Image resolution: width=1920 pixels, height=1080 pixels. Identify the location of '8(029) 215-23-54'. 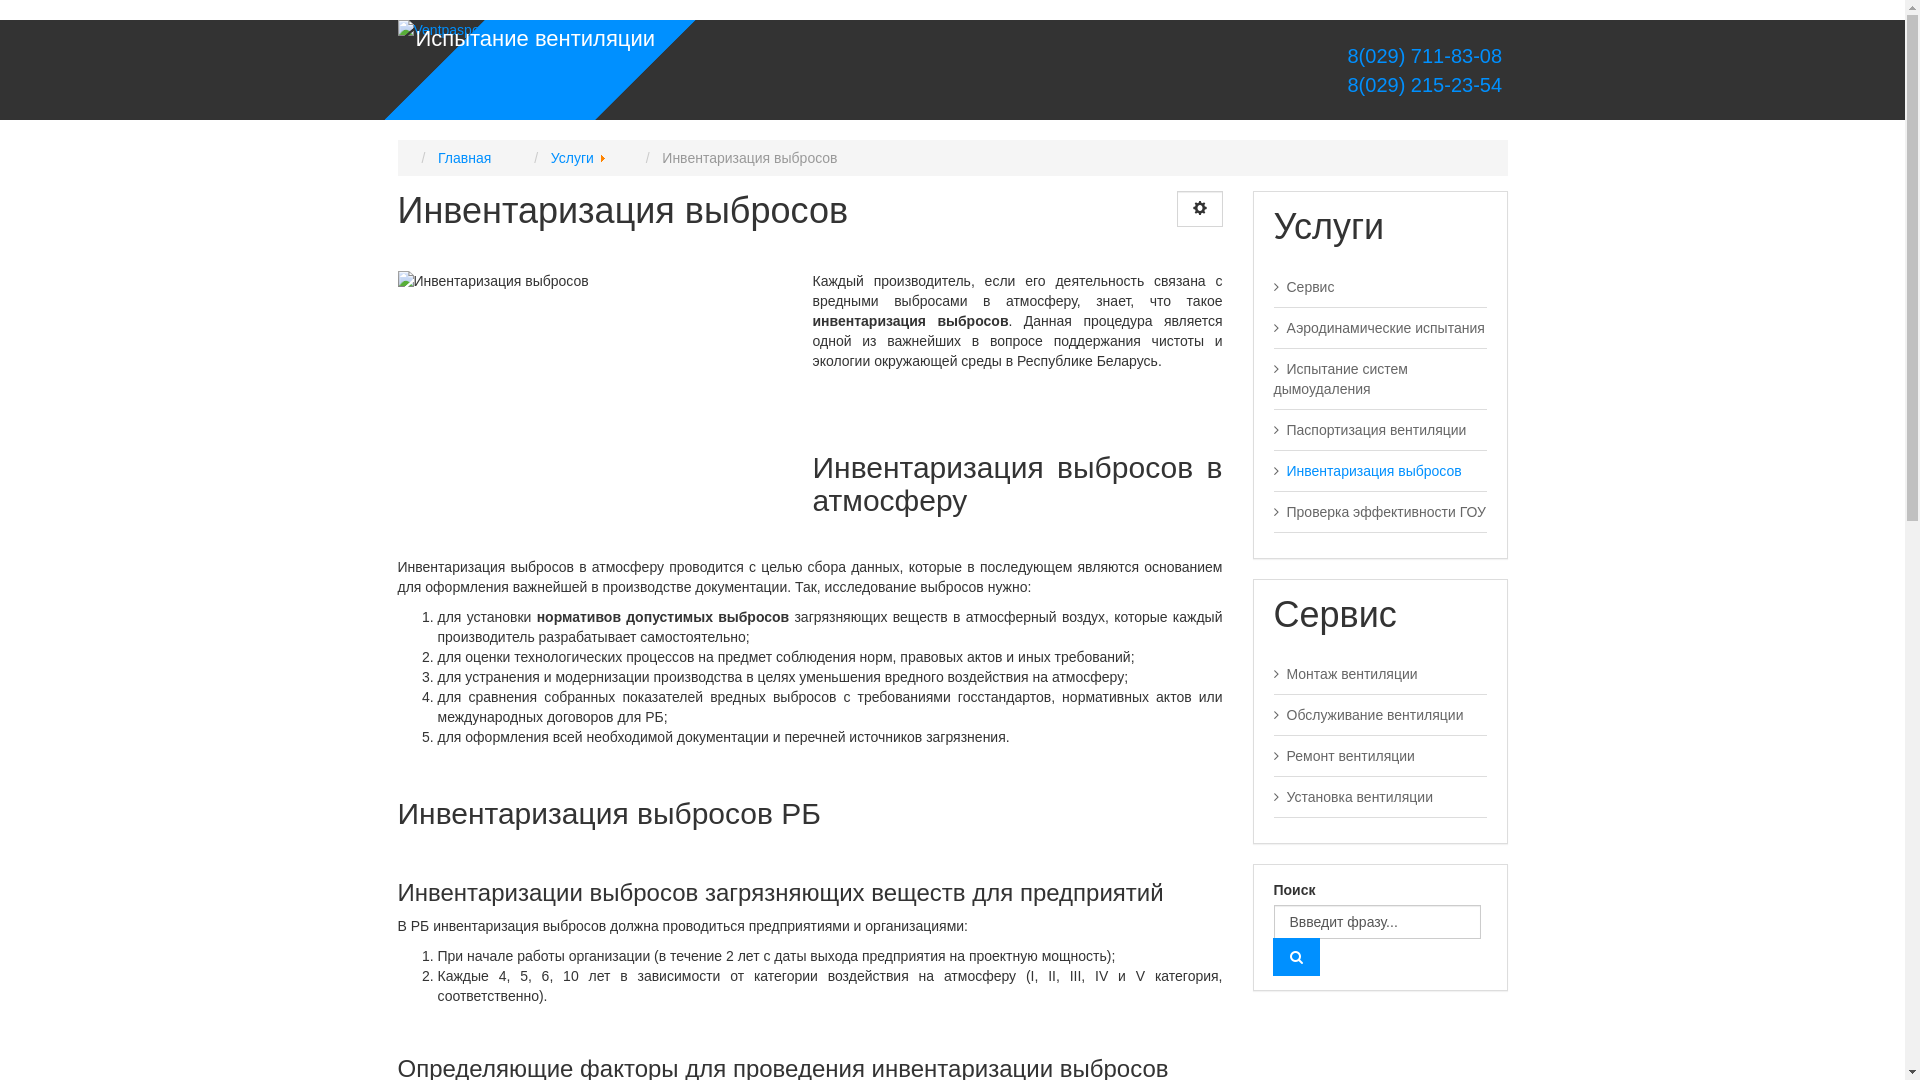
(1348, 83).